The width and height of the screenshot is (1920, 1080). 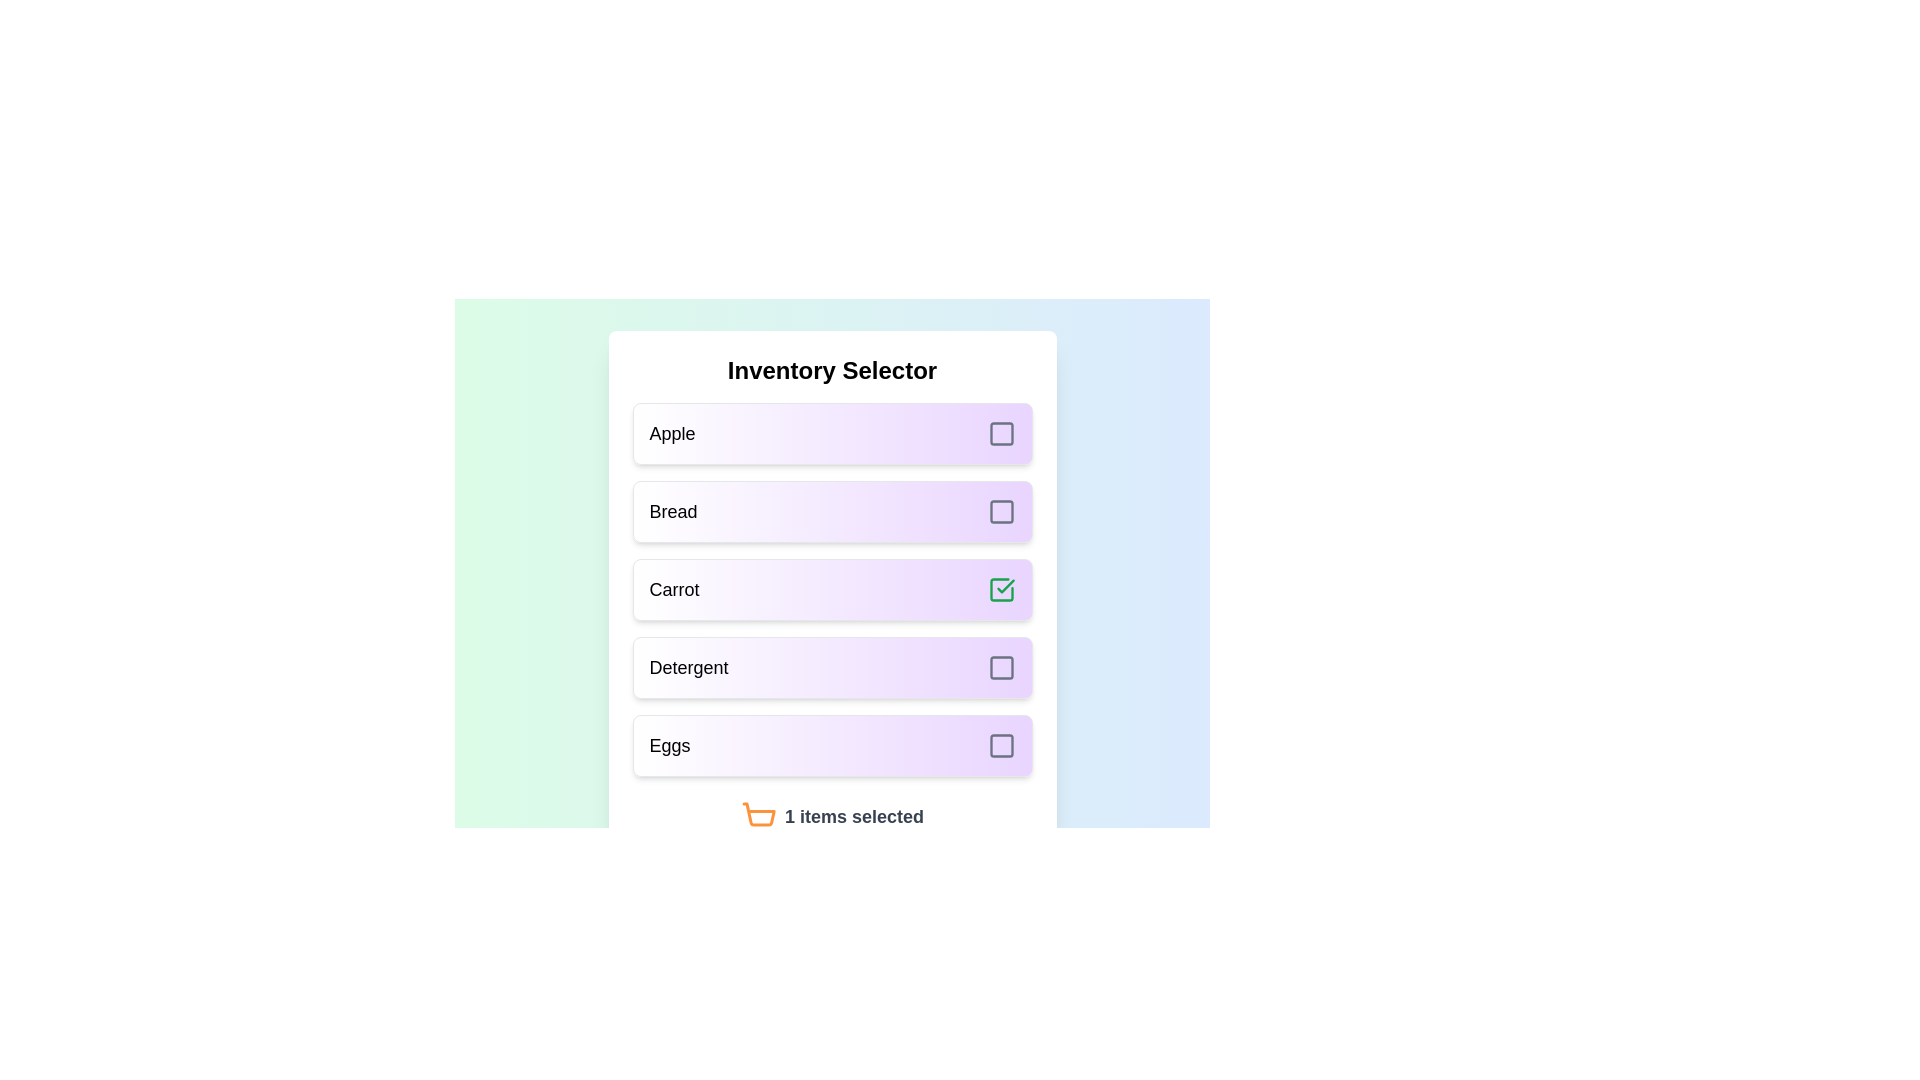 I want to click on the list item Carrot, so click(x=832, y=589).